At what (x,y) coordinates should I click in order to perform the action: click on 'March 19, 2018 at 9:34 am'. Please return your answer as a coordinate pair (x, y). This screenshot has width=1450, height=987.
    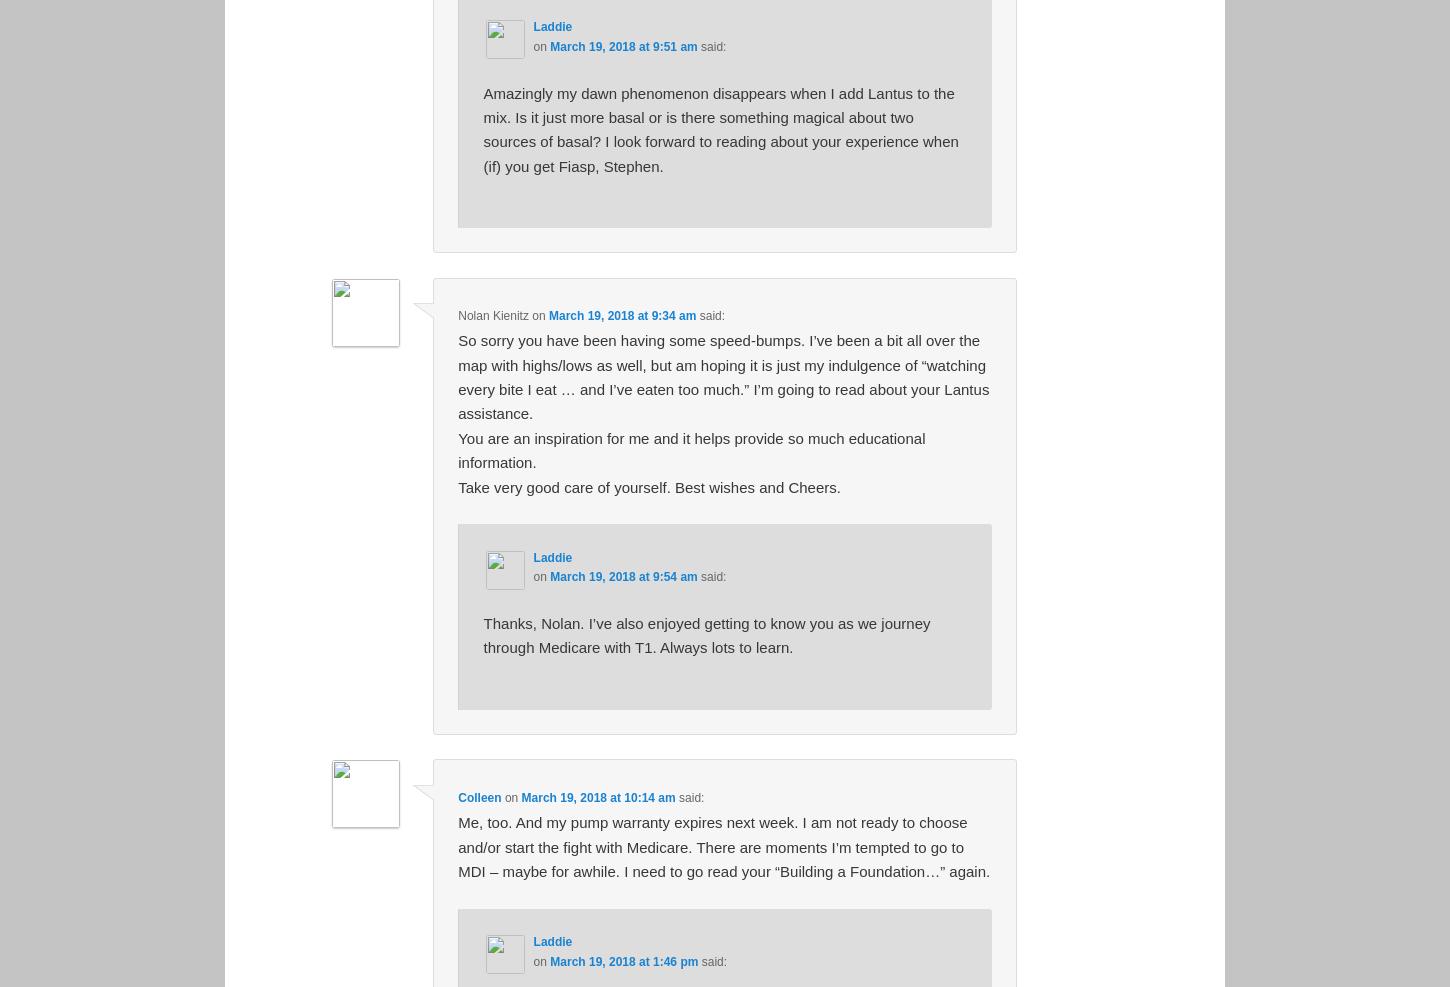
    Looking at the image, I should click on (621, 313).